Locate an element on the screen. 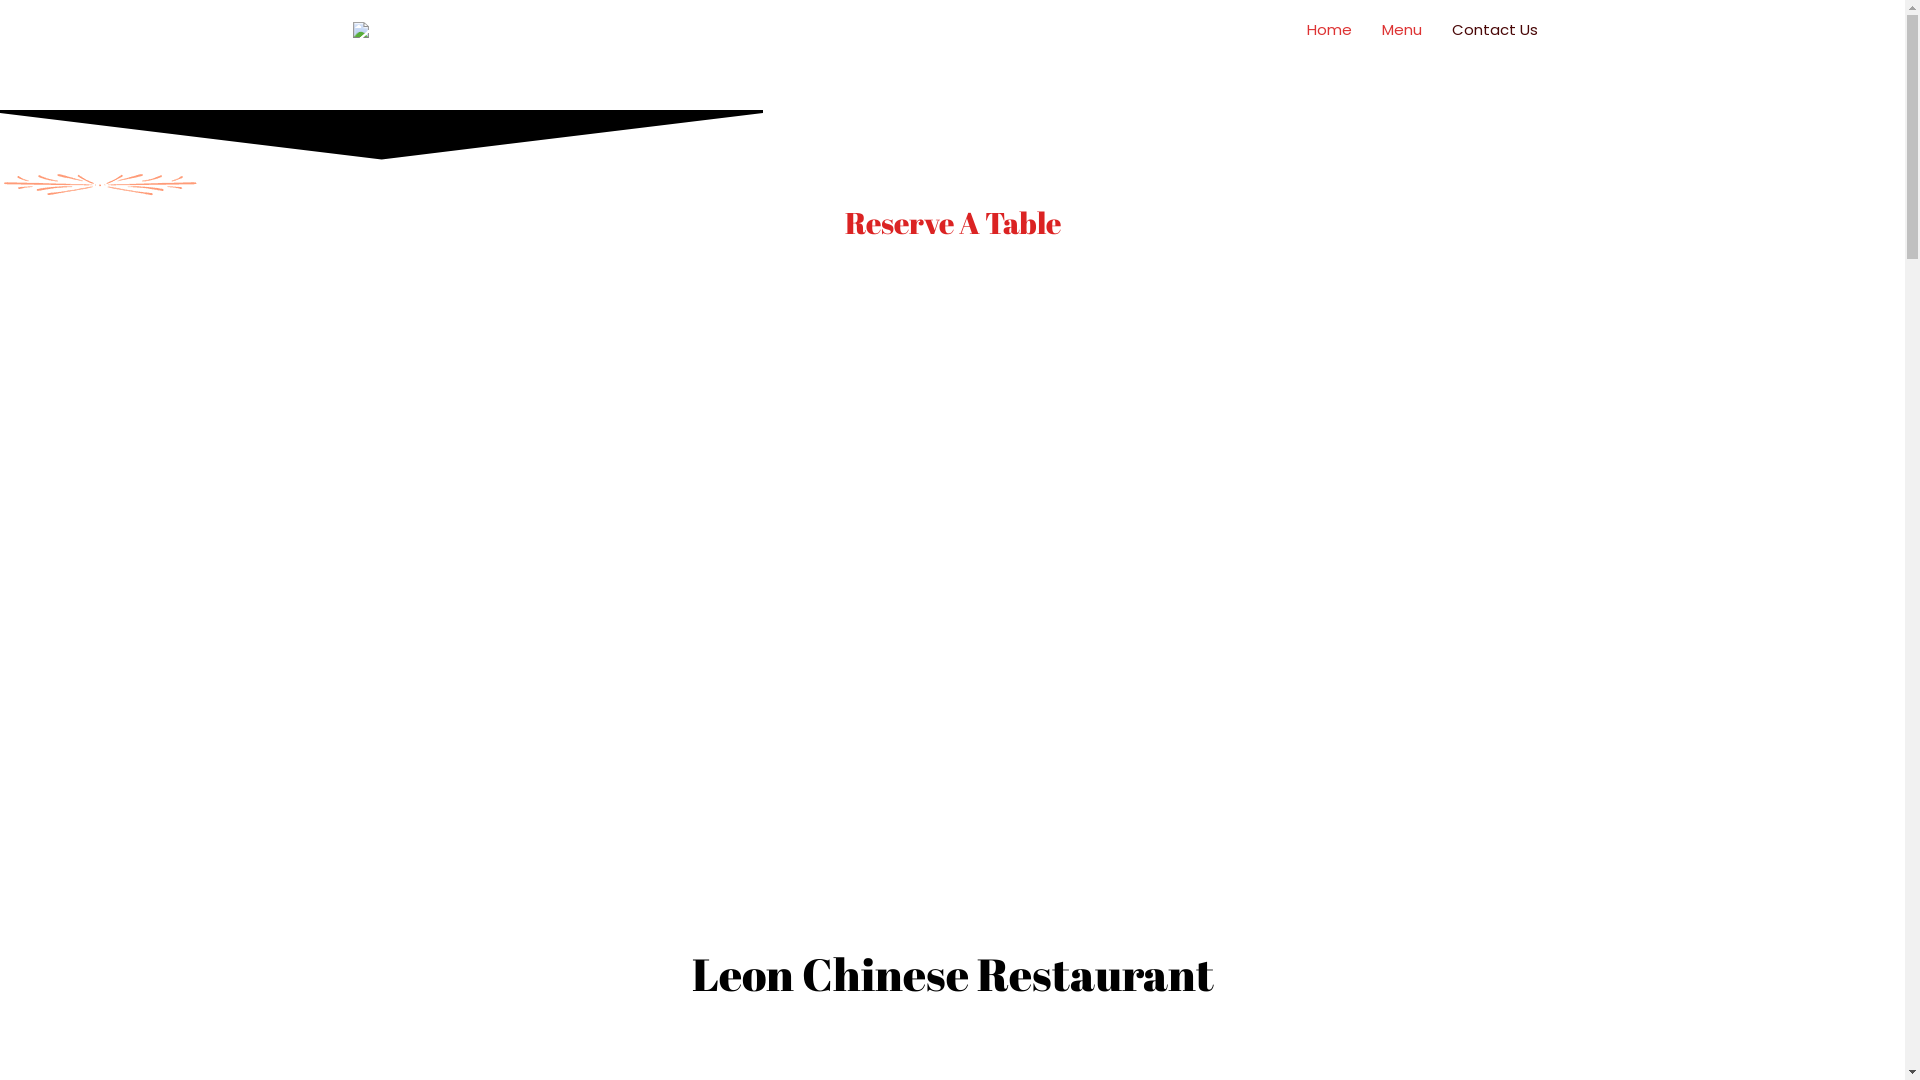 The height and width of the screenshot is (1080, 1920). 'Contact Us' is located at coordinates (1493, 30).